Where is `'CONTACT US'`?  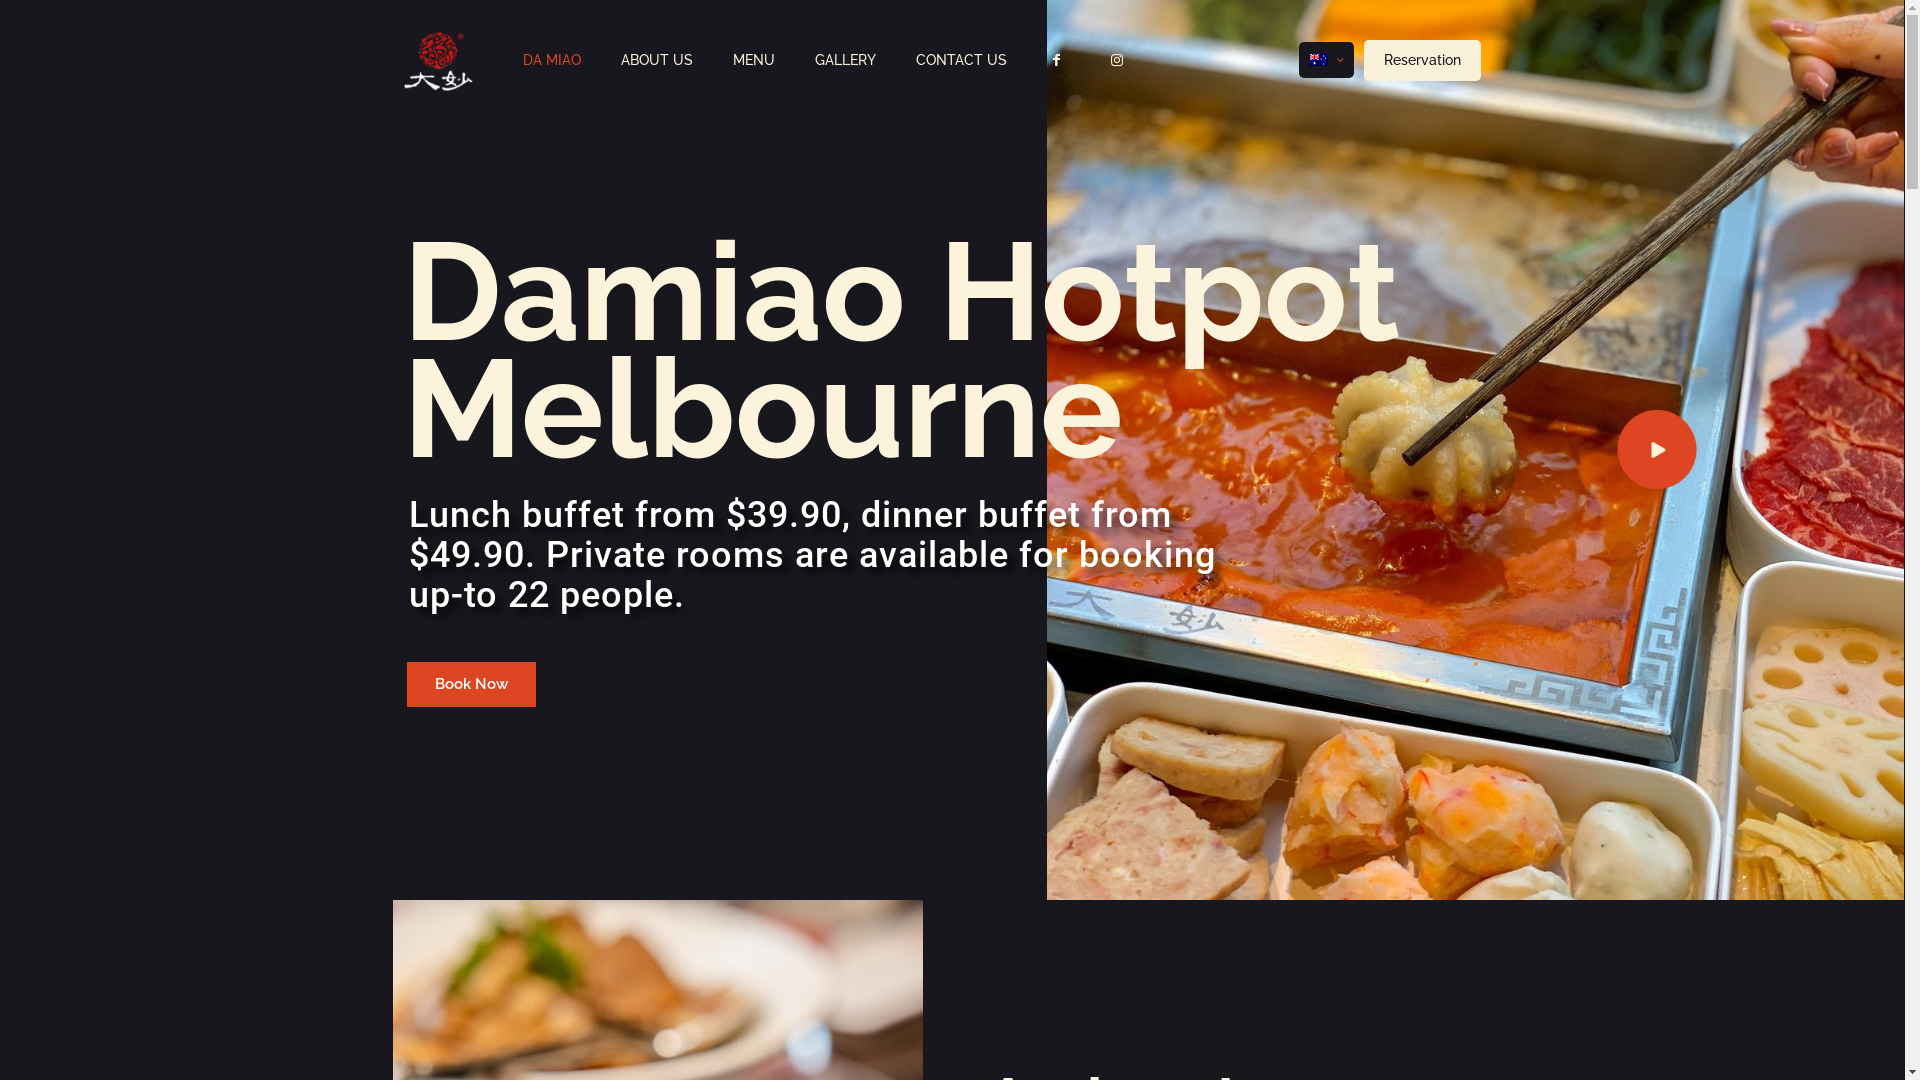 'CONTACT US' is located at coordinates (961, 59).